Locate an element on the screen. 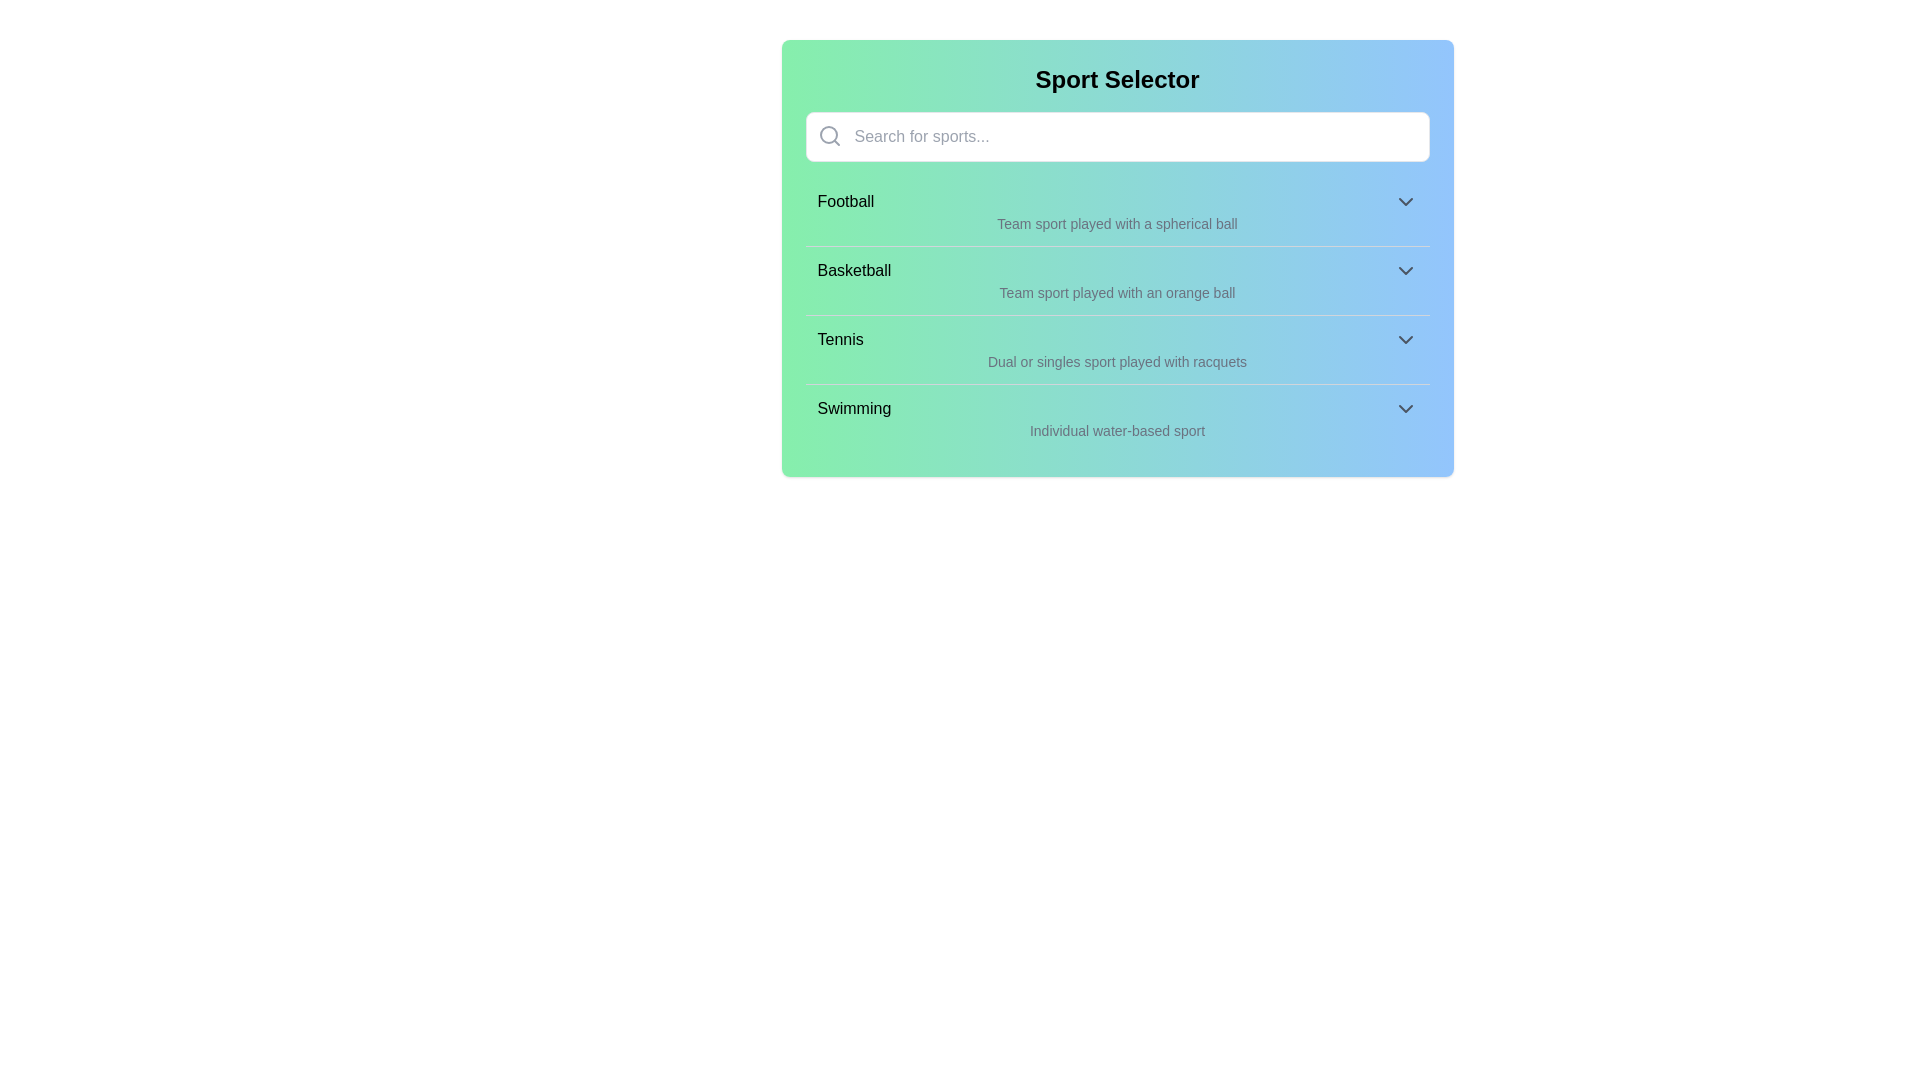 This screenshot has height=1080, width=1920. the fourth collapsible list item for the sport 'Swimming' is located at coordinates (1116, 417).